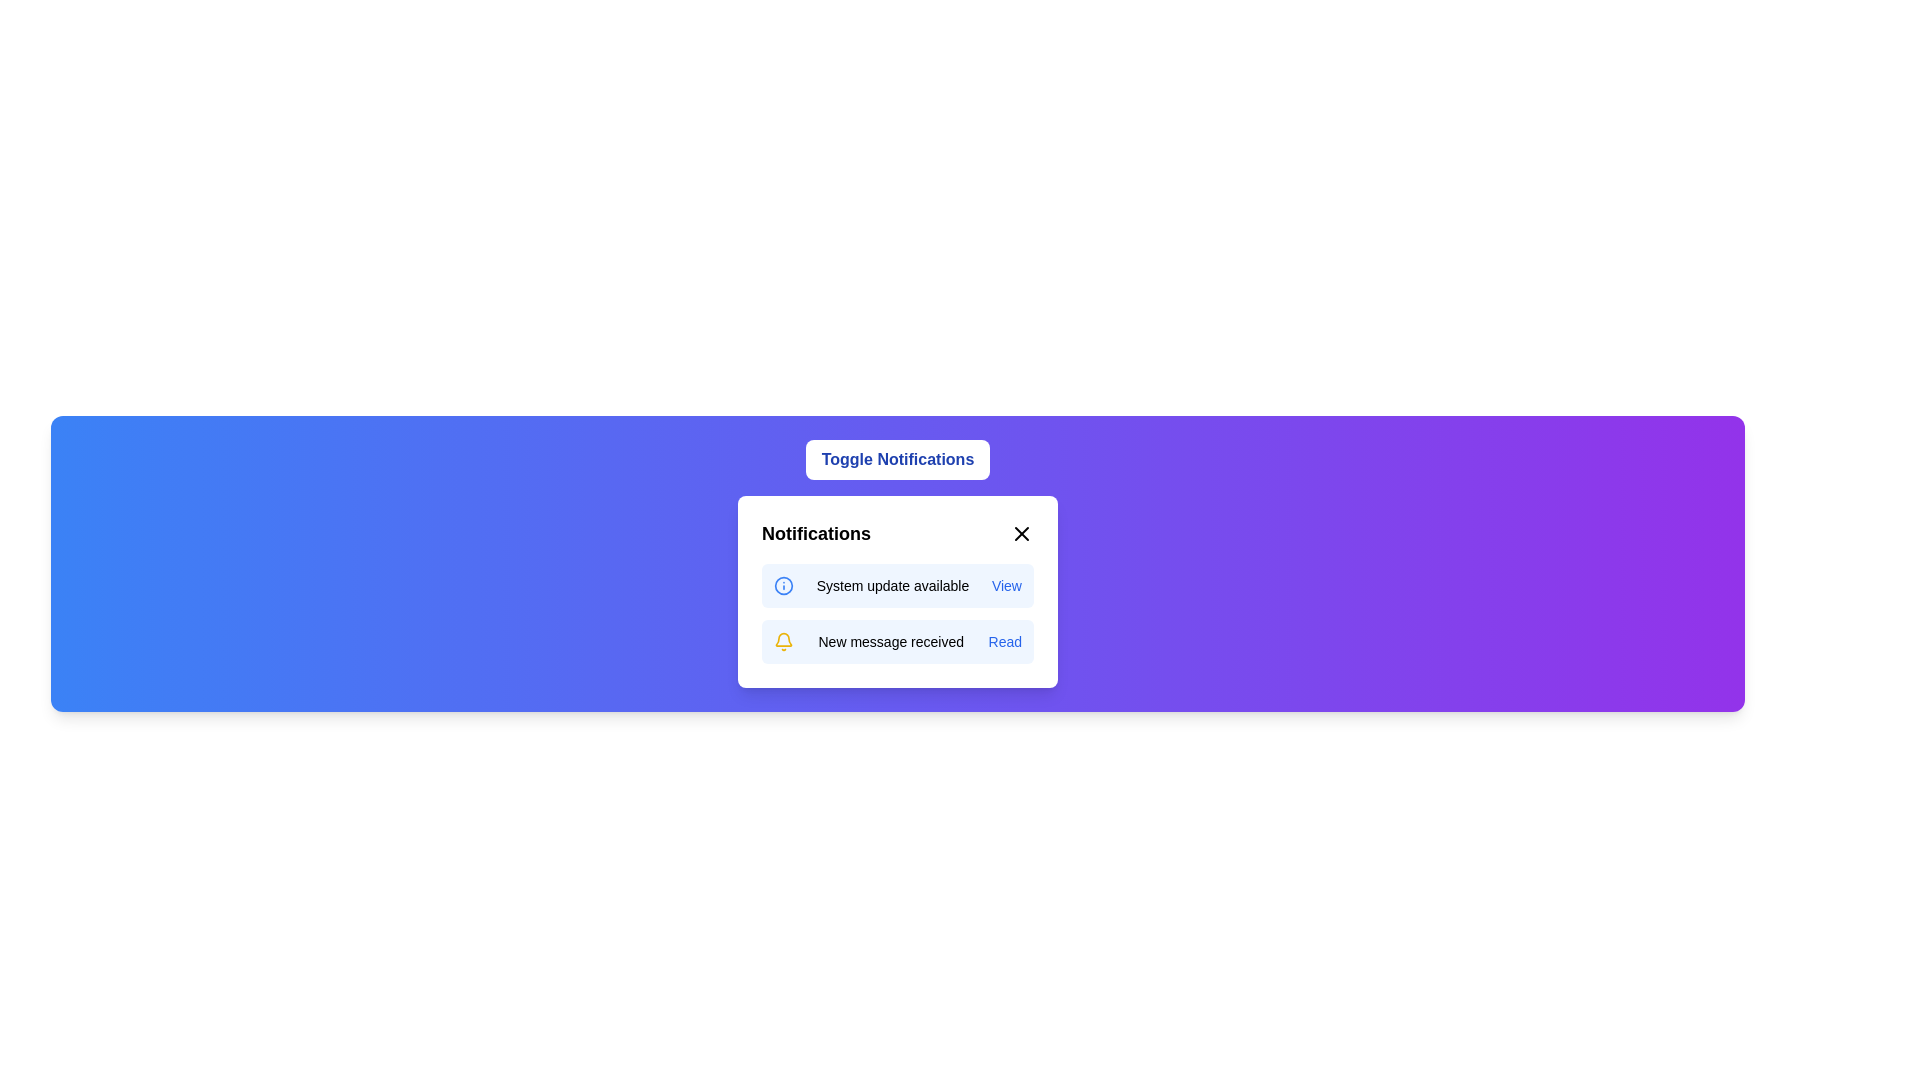 This screenshot has height=1080, width=1920. What do you see at coordinates (816, 532) in the screenshot?
I see `bold 'Notifications' text label located on the left side of the notifications modal header` at bounding box center [816, 532].